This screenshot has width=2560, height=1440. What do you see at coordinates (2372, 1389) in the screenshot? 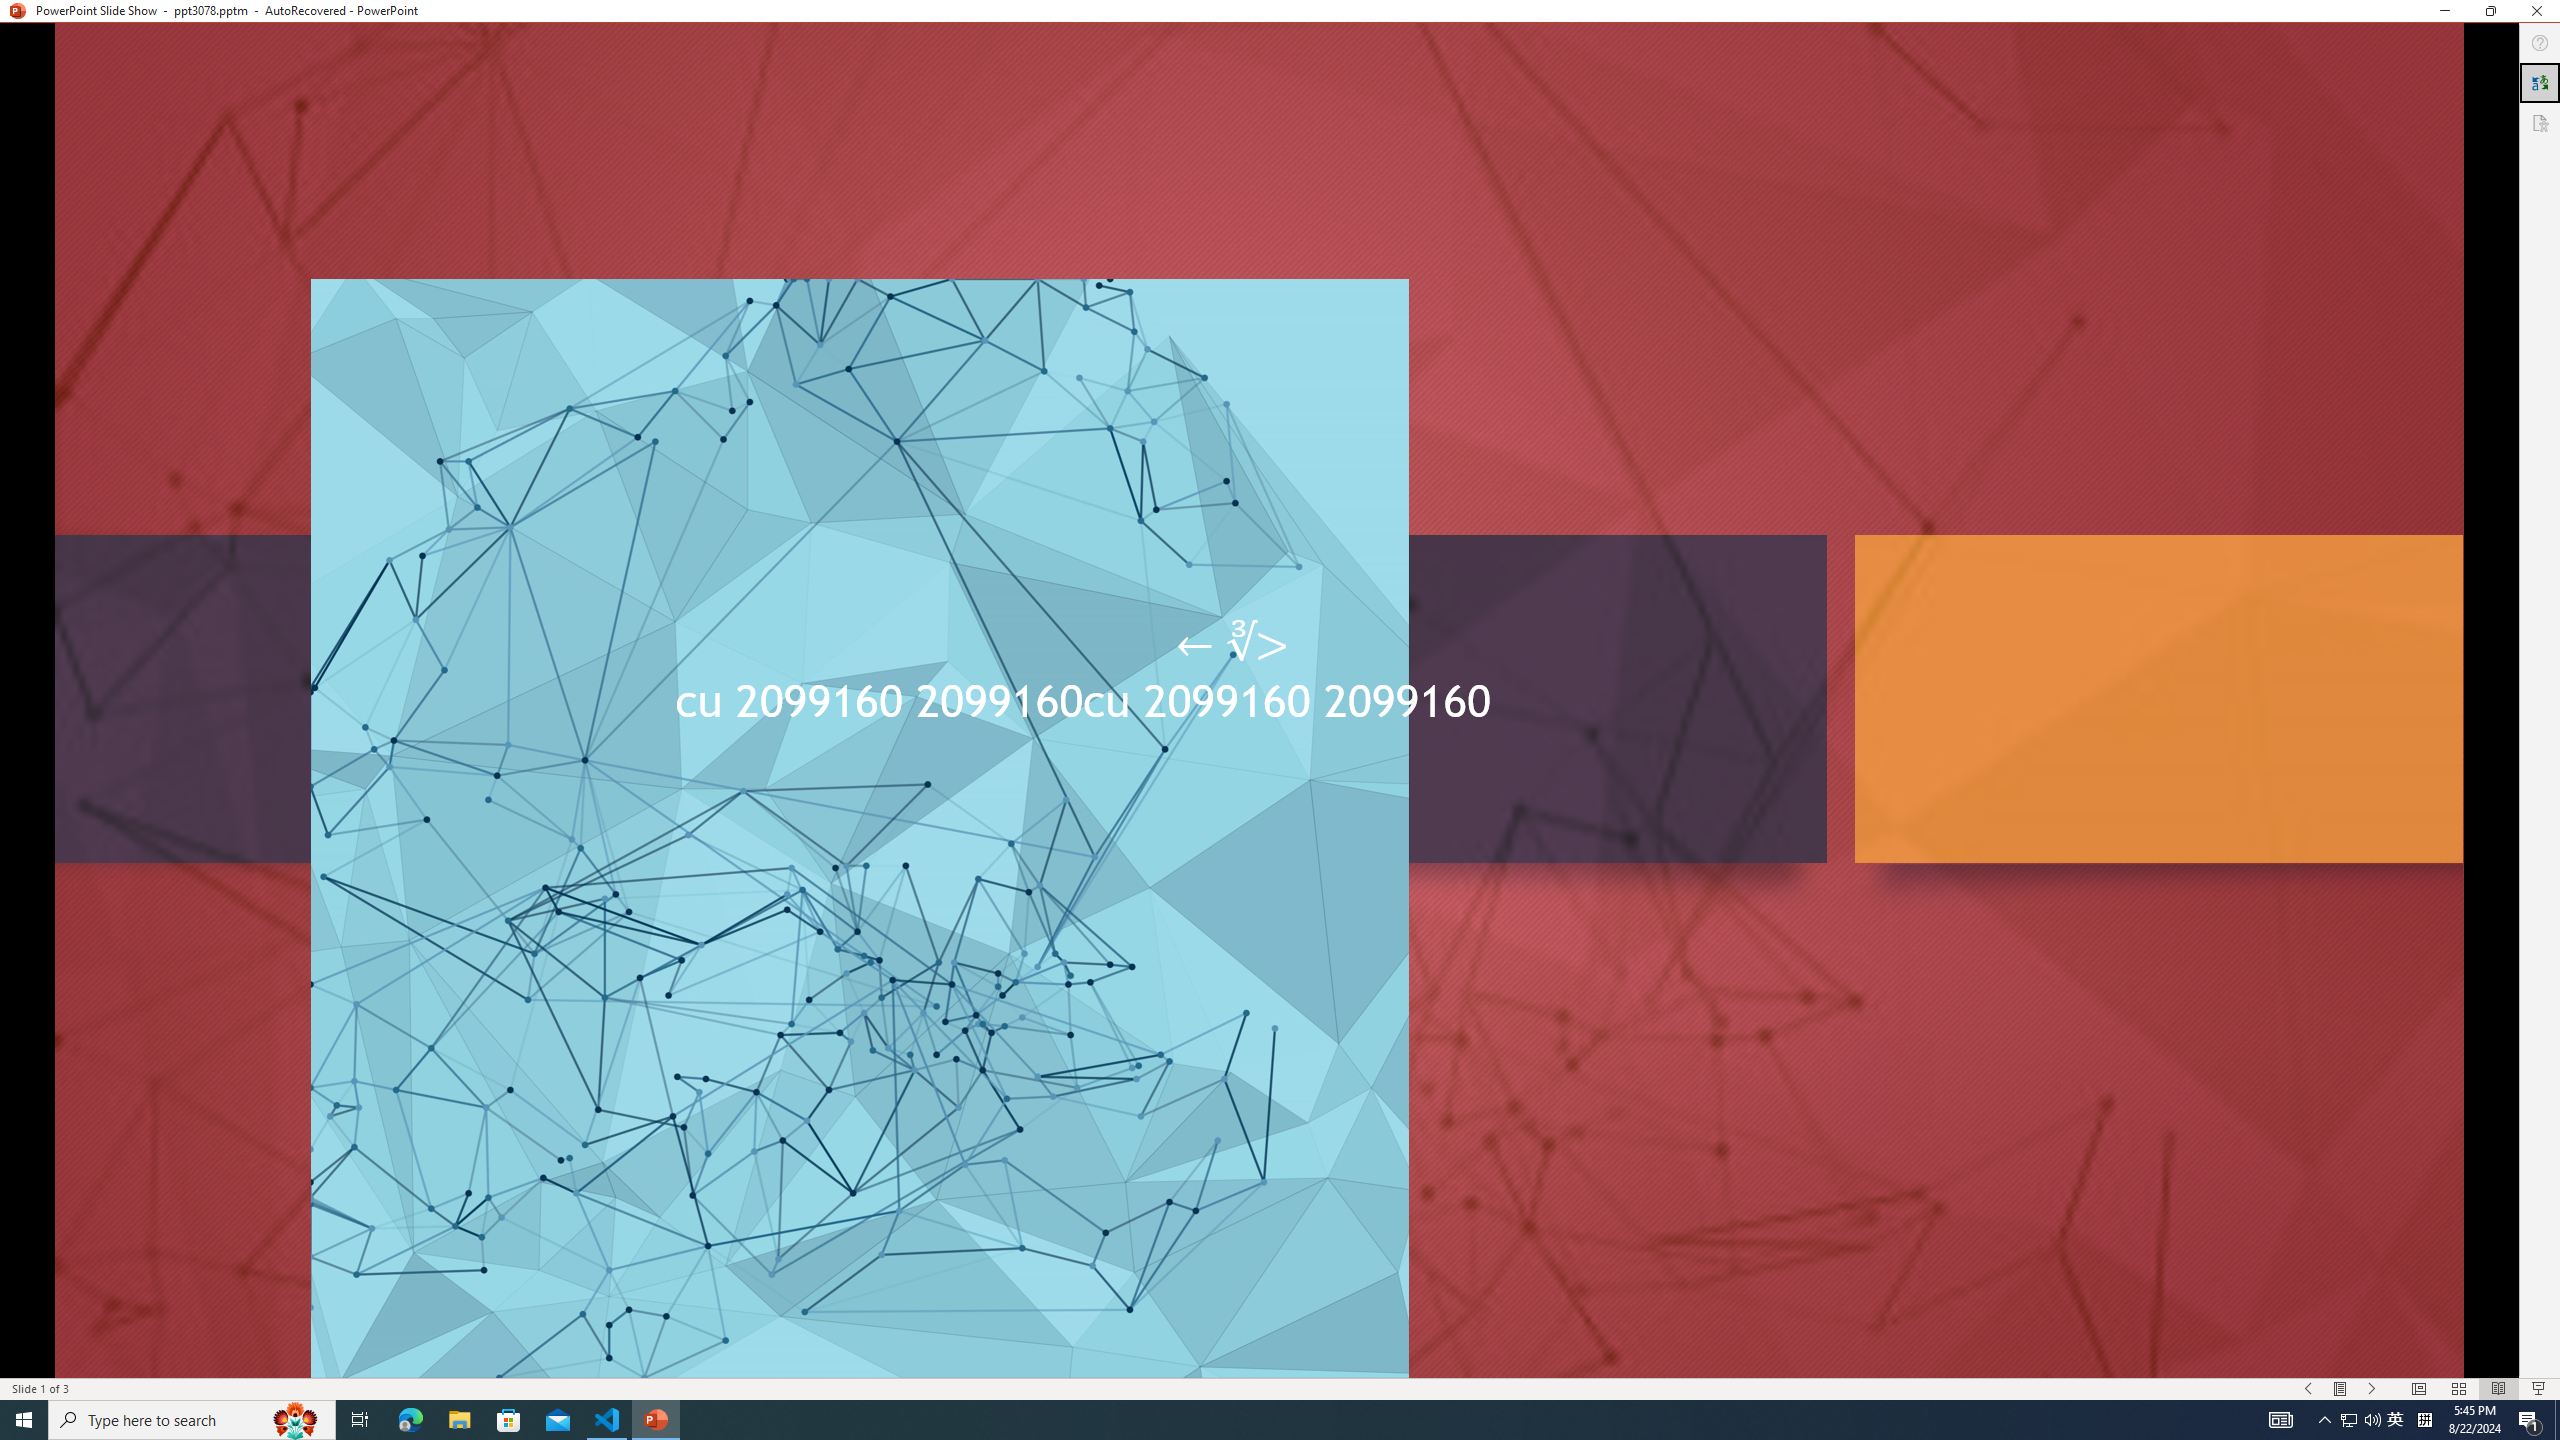
I see `'Slide Show Next On'` at bounding box center [2372, 1389].